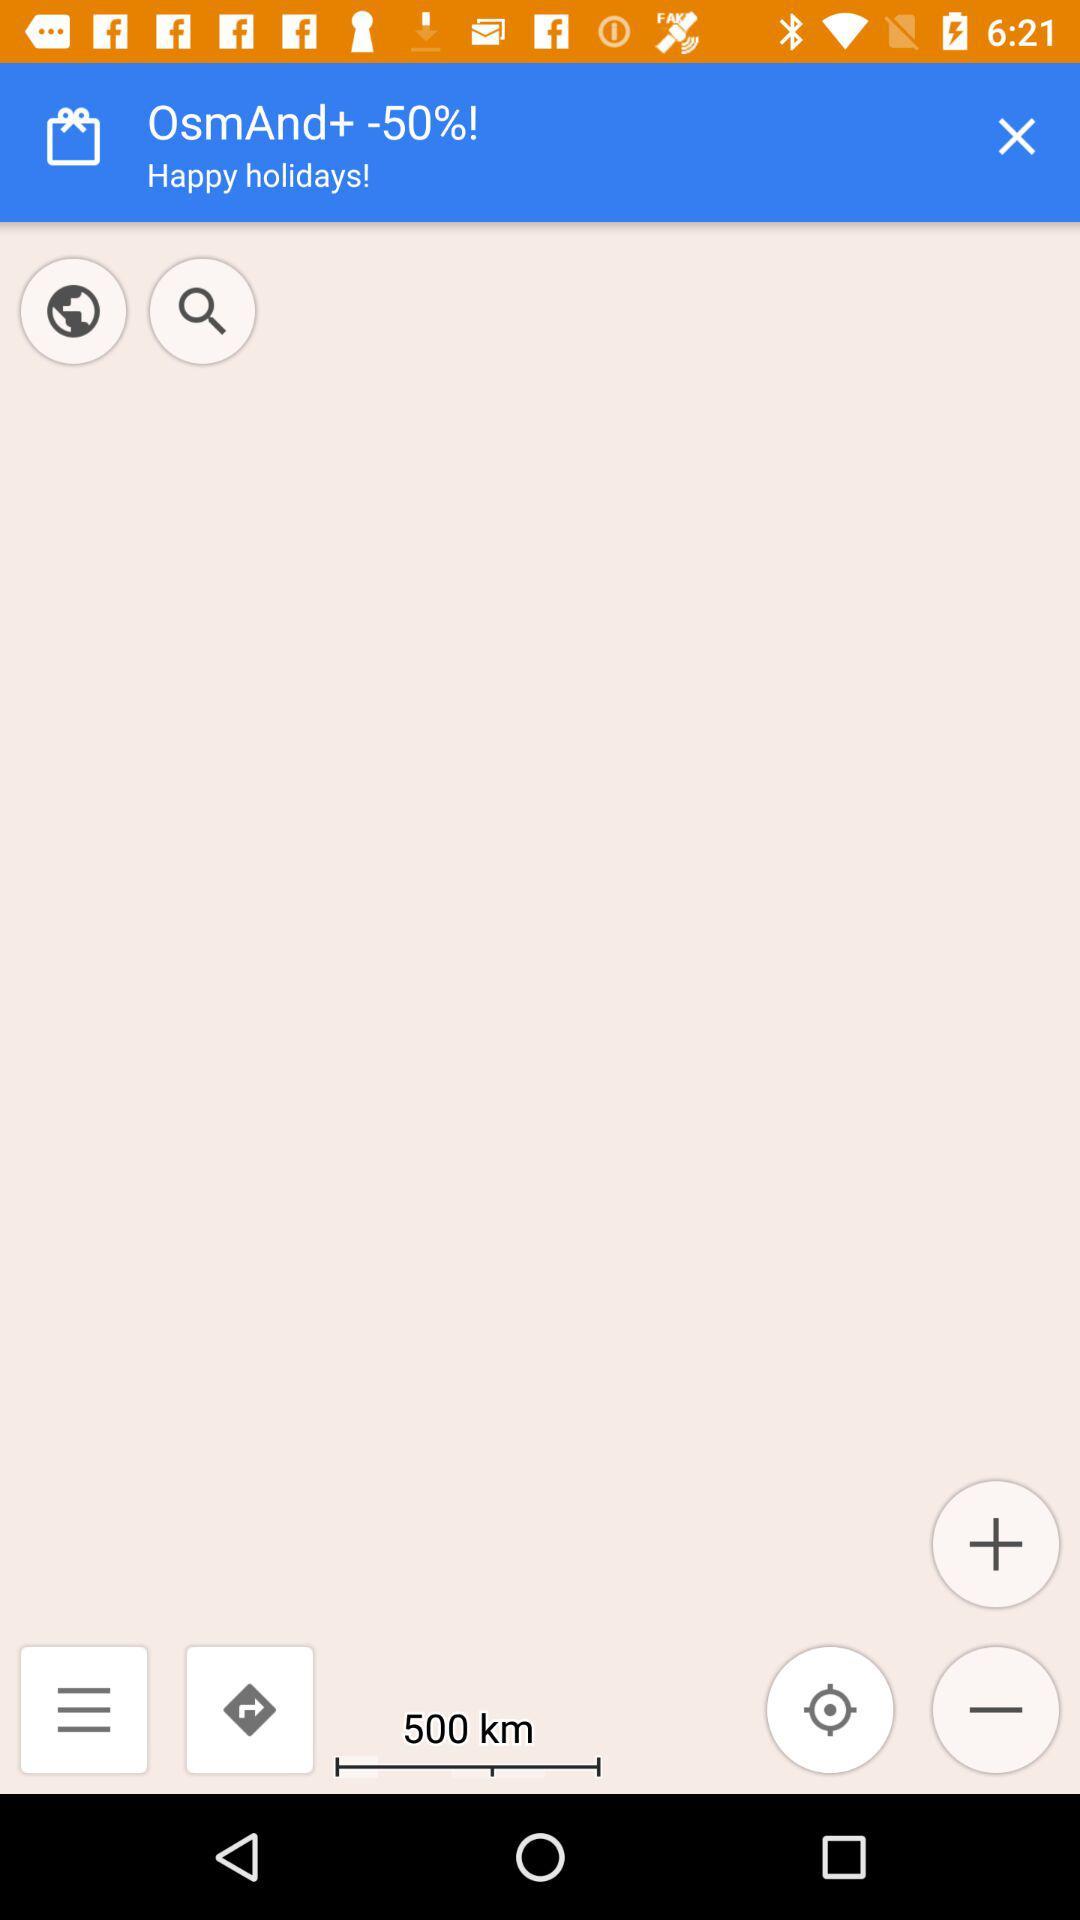 This screenshot has width=1080, height=1920. What do you see at coordinates (248, 1708) in the screenshot?
I see `item to the left of the 500 km icon` at bounding box center [248, 1708].